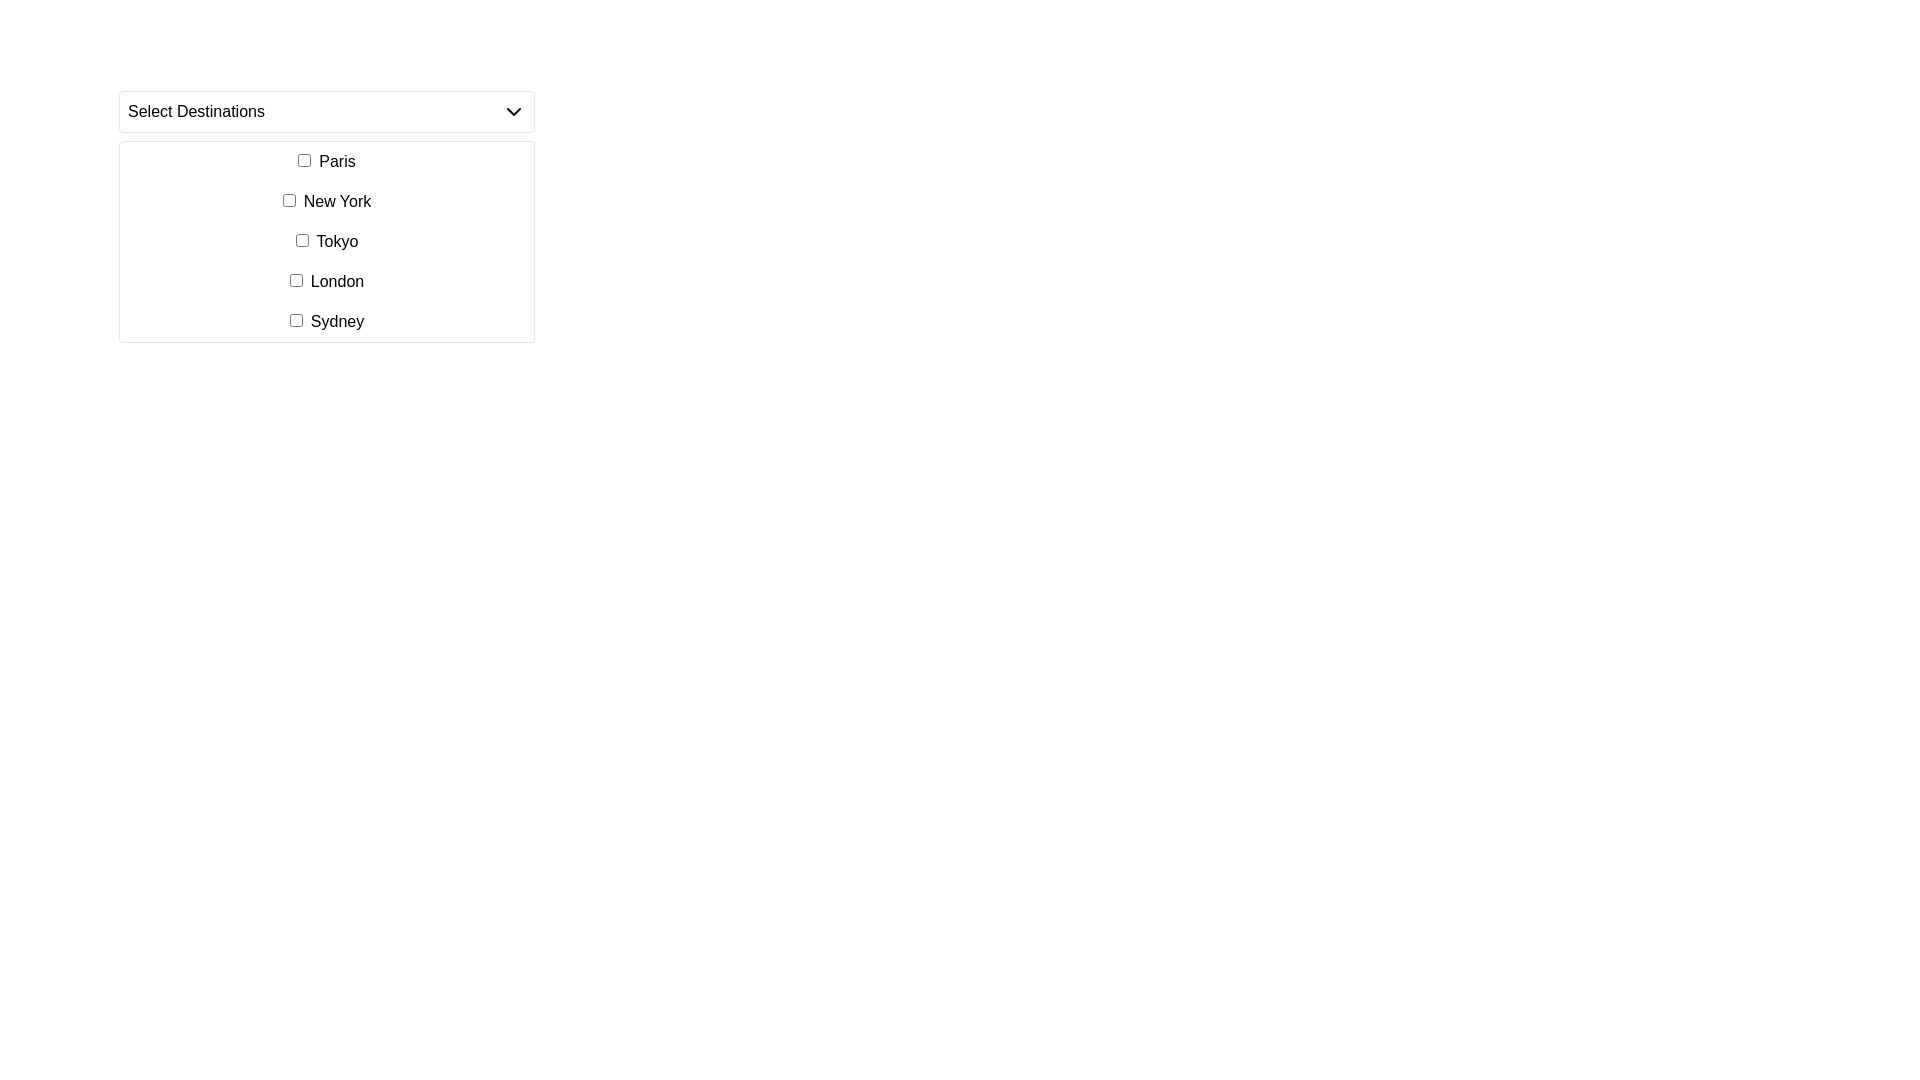 Image resolution: width=1920 pixels, height=1080 pixels. Describe the element at coordinates (295, 280) in the screenshot. I see `the checkbox located to the left of the 'London' label in the fourth entry of the 'Select Destinations' list` at that location.